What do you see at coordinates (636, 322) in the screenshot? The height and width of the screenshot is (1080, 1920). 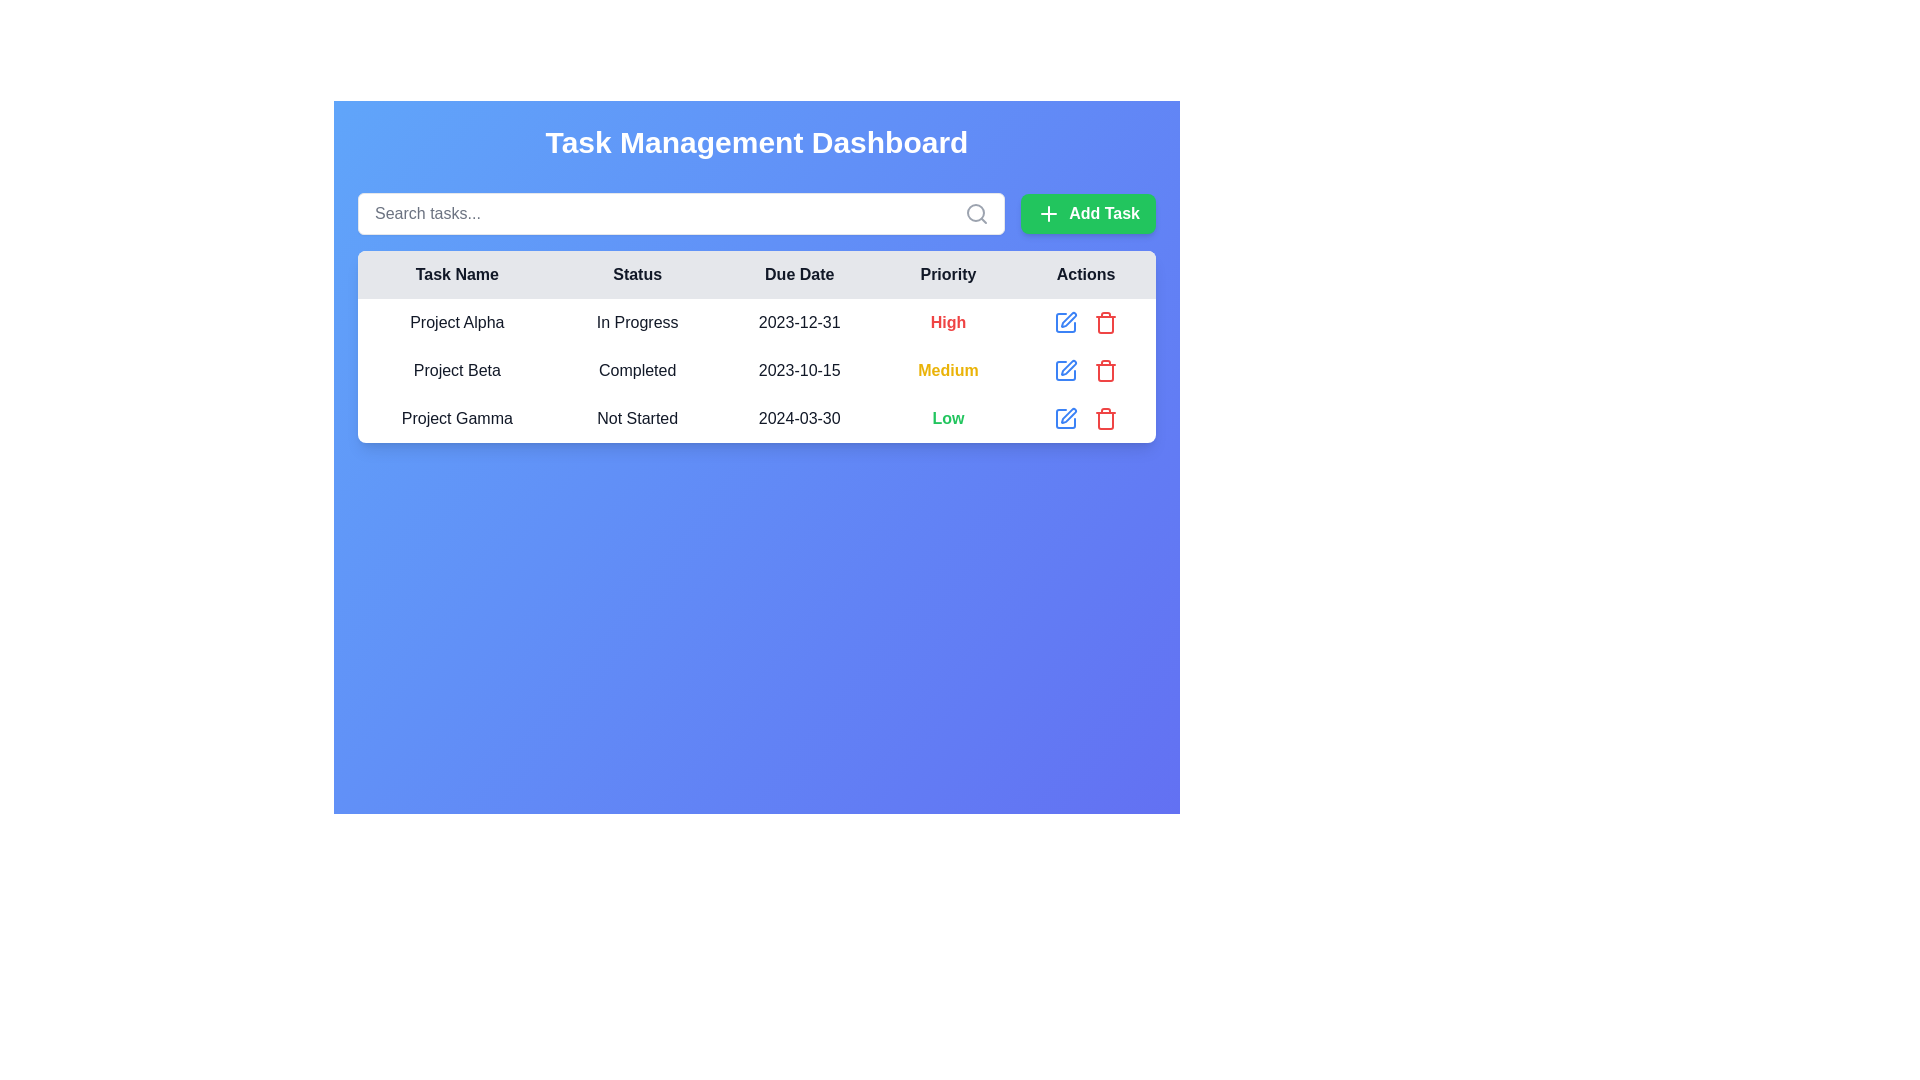 I see `the 'In Progress' text label, which is centered in the second column of the 'Project Alpha' row in the table` at bounding box center [636, 322].